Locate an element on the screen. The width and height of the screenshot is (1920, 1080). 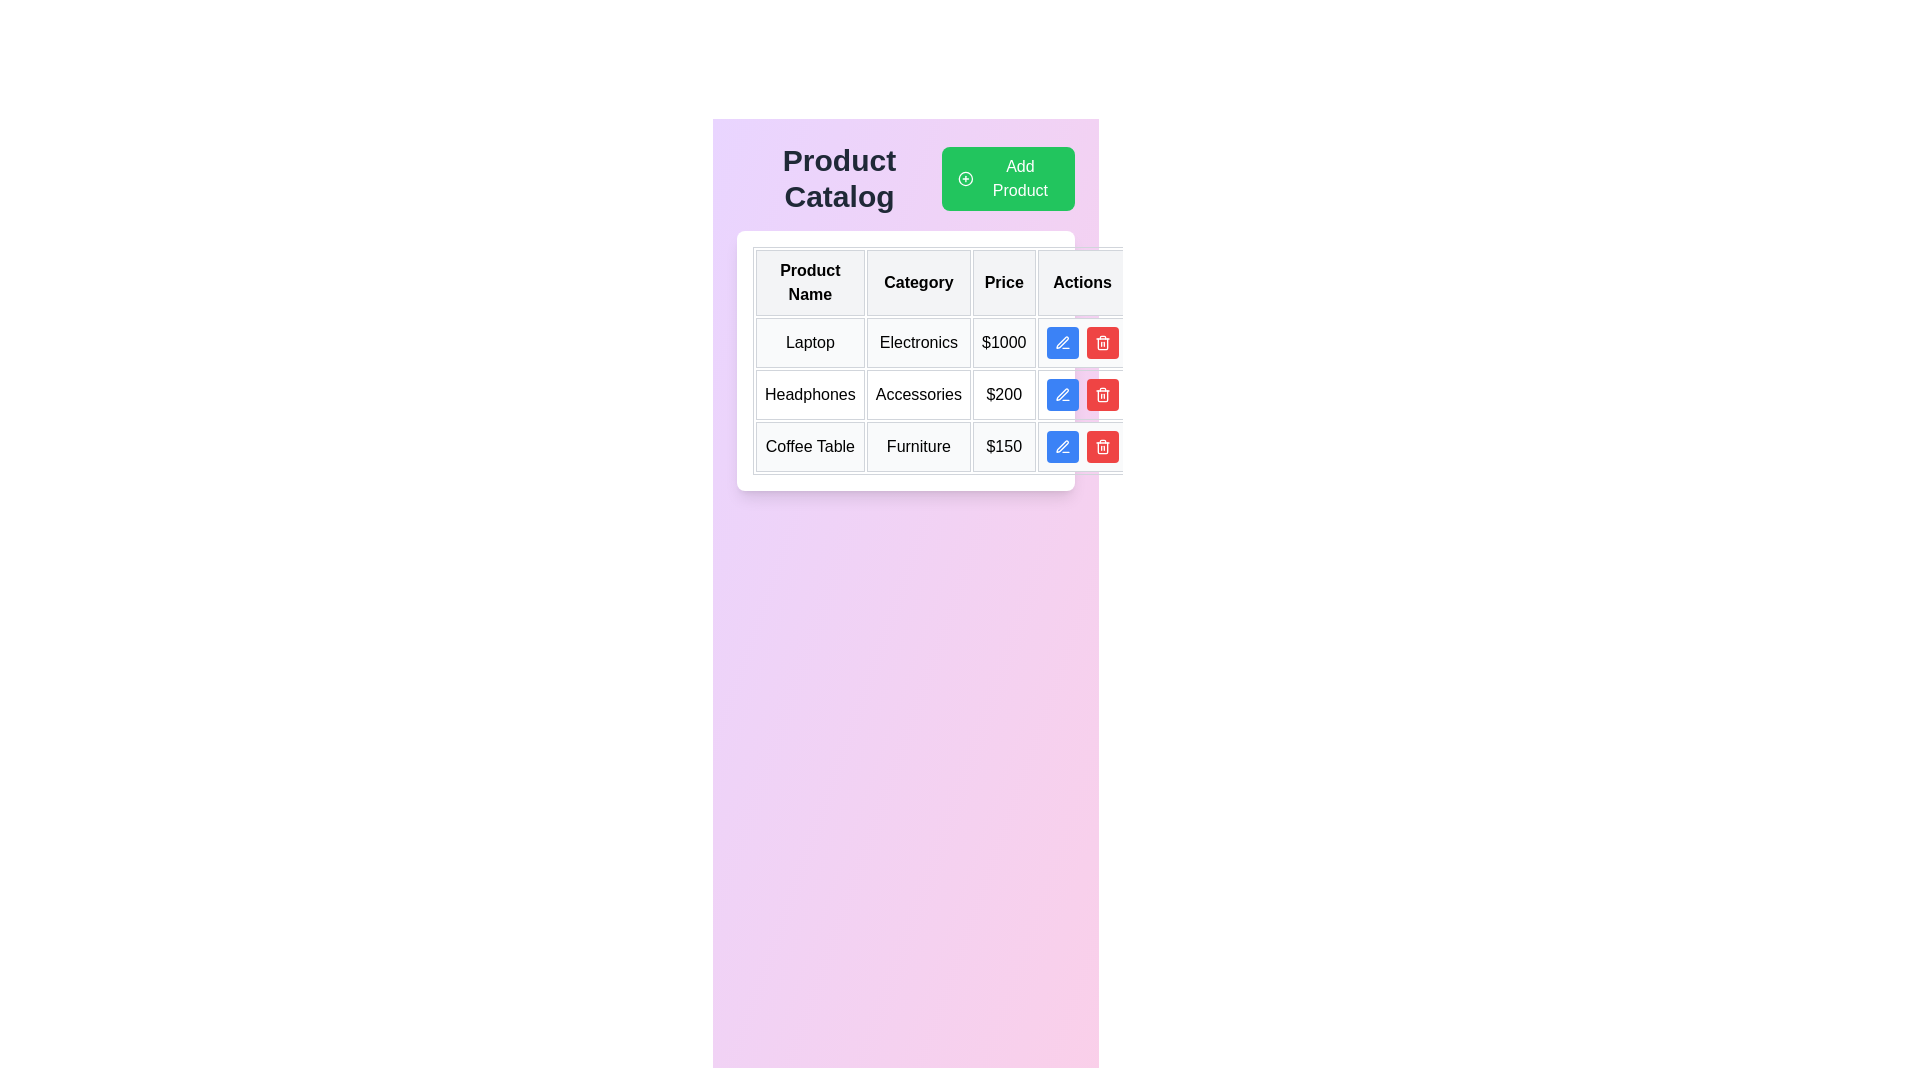
the Text Display element that shows the category 'Accessories', located in the second row and second column of the table is located at coordinates (917, 394).